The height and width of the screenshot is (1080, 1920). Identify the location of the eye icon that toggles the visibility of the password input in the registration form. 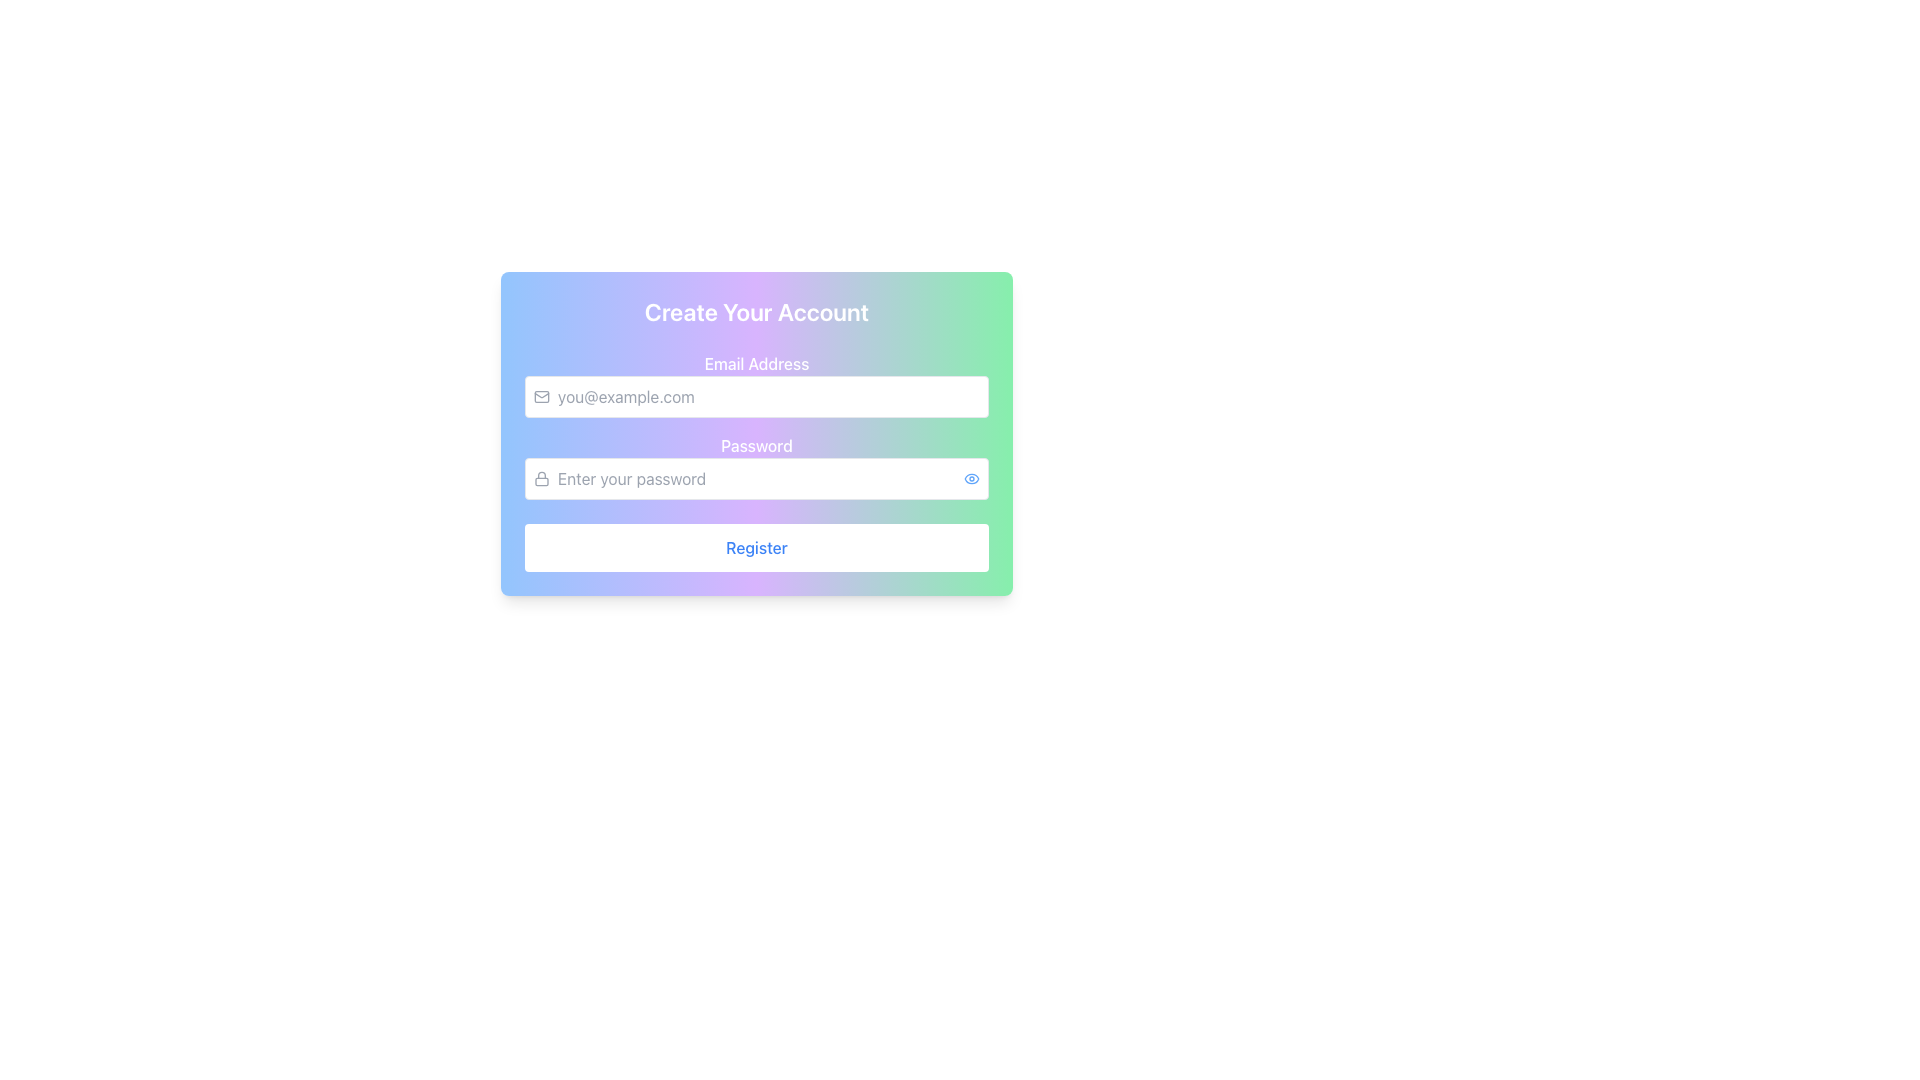
(971, 478).